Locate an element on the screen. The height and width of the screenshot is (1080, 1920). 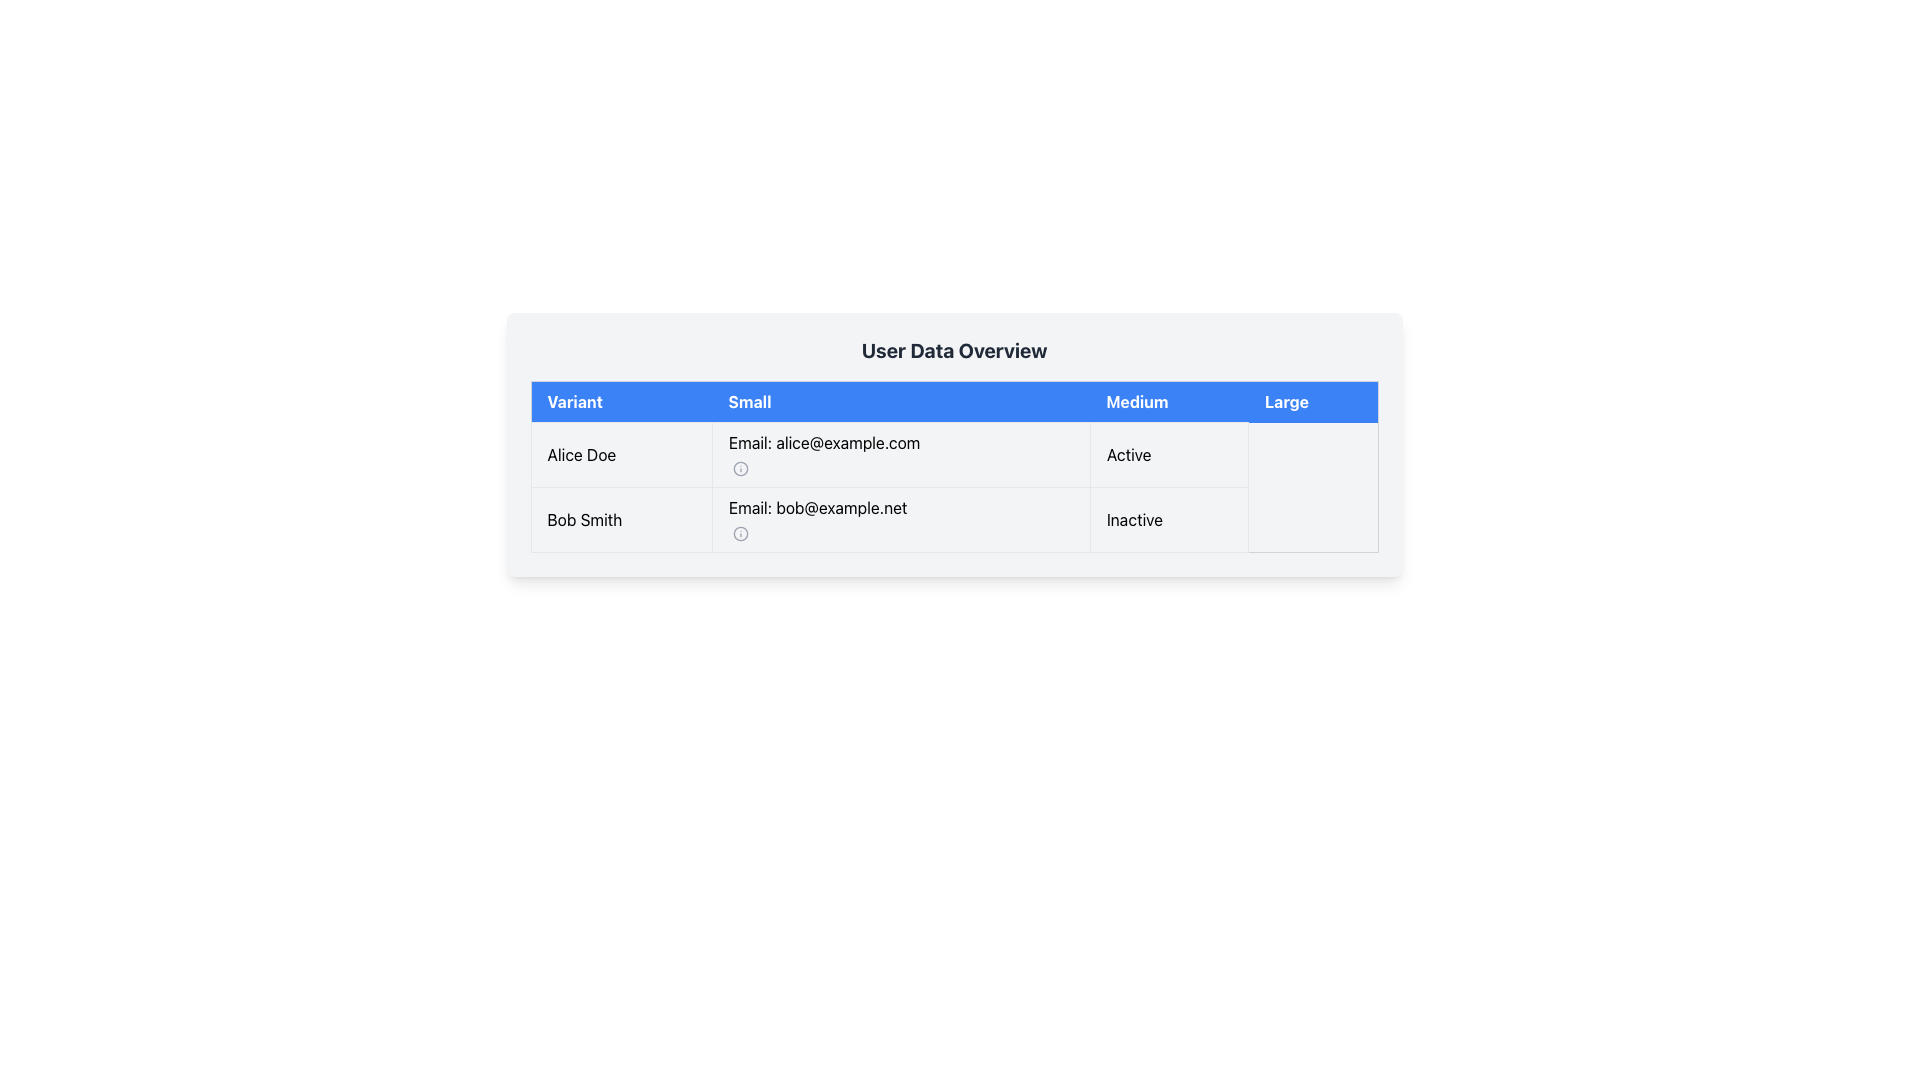
the circular graphical icon located in the 'Small' column of the table for the user 'Bob Smith' is located at coordinates (739, 531).